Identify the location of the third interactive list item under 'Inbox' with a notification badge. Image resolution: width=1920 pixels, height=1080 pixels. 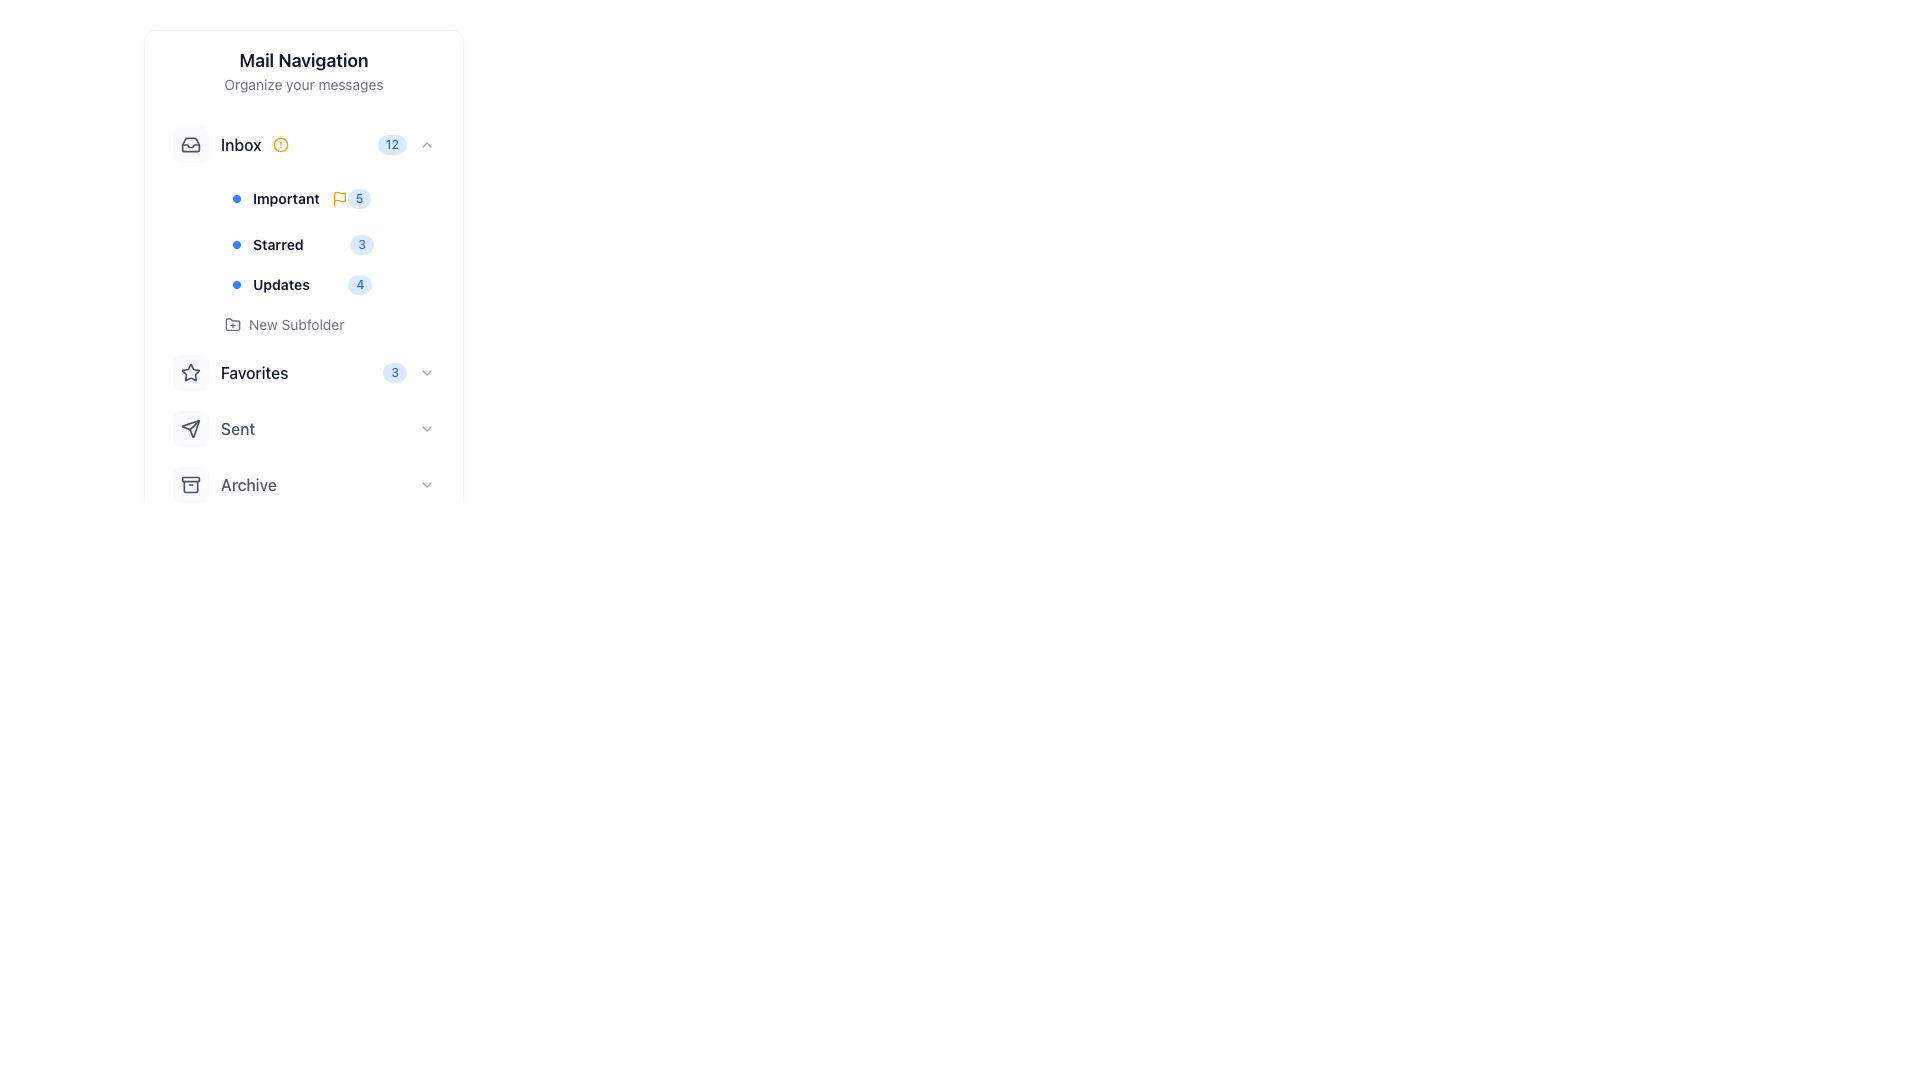
(327, 285).